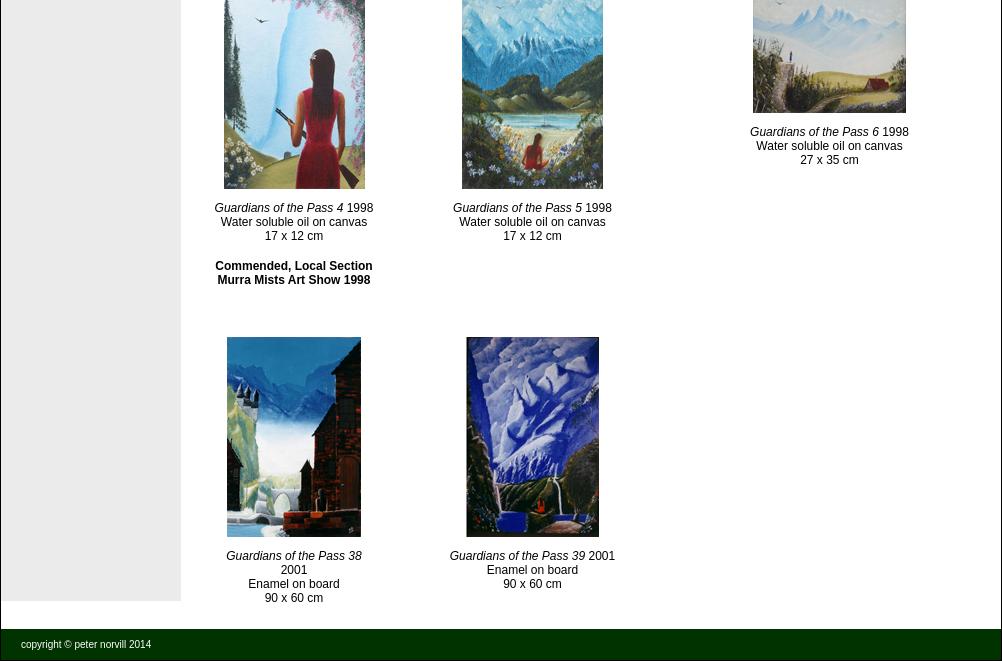 Image resolution: width=1002 pixels, height=661 pixels. I want to click on '27 x 35 cm', so click(827, 157).